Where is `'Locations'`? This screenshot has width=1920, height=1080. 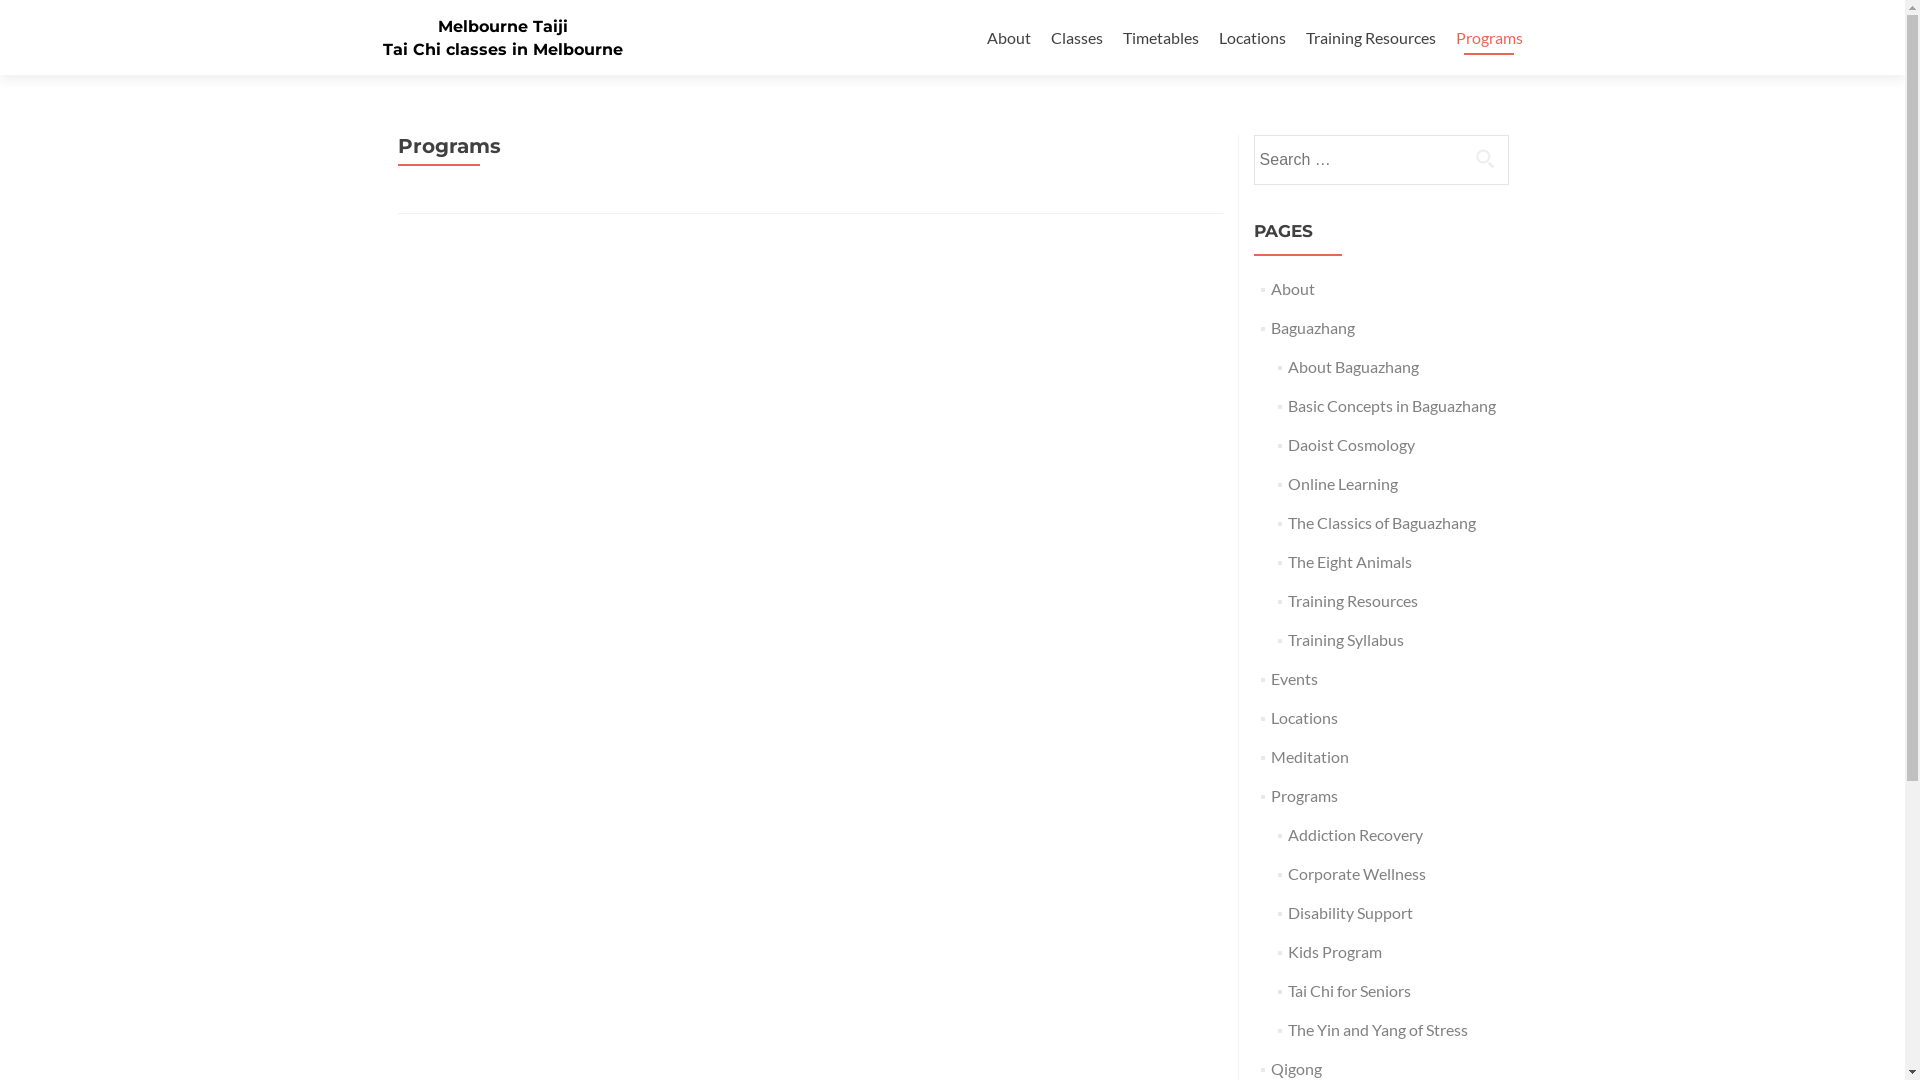
'Locations' is located at coordinates (1250, 37).